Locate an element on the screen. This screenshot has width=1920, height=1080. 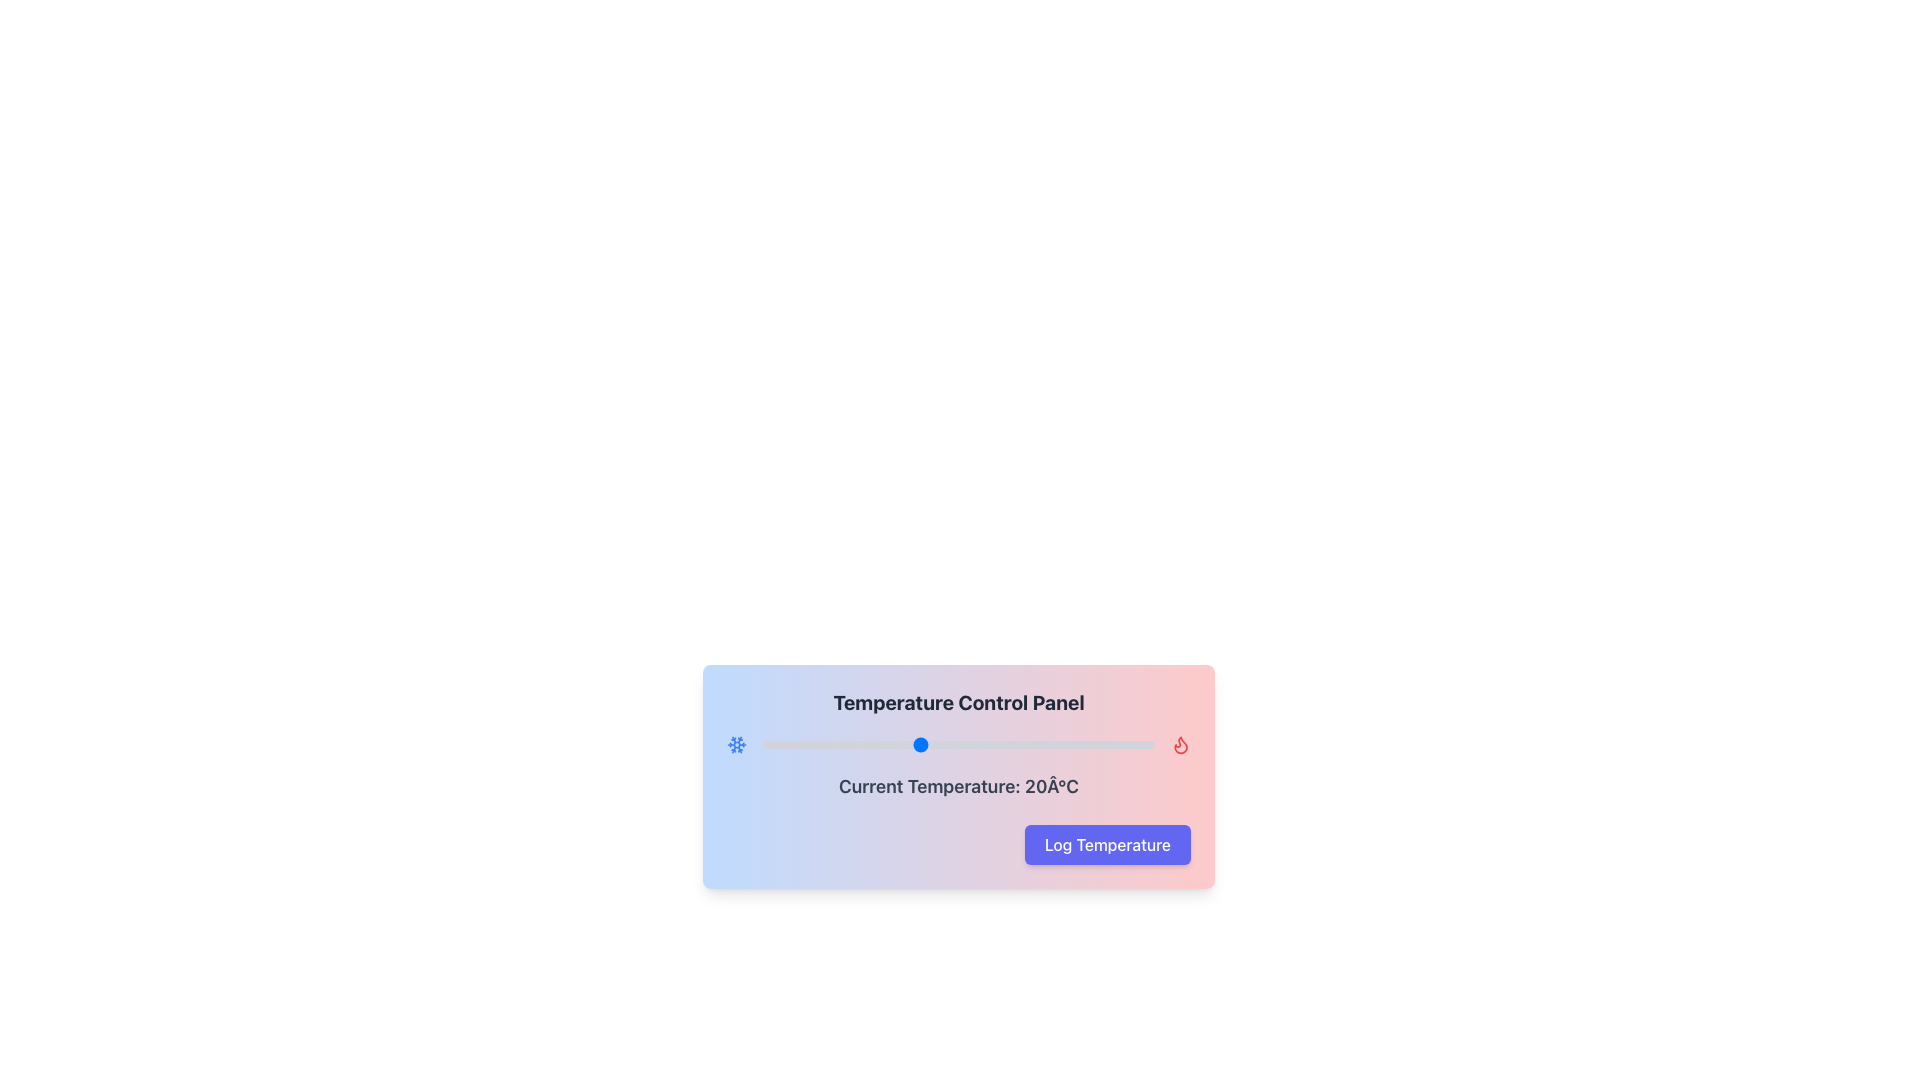
the Range Slider in the Temperature Control Panel to move the red marker to the clicked position is located at coordinates (958, 744).